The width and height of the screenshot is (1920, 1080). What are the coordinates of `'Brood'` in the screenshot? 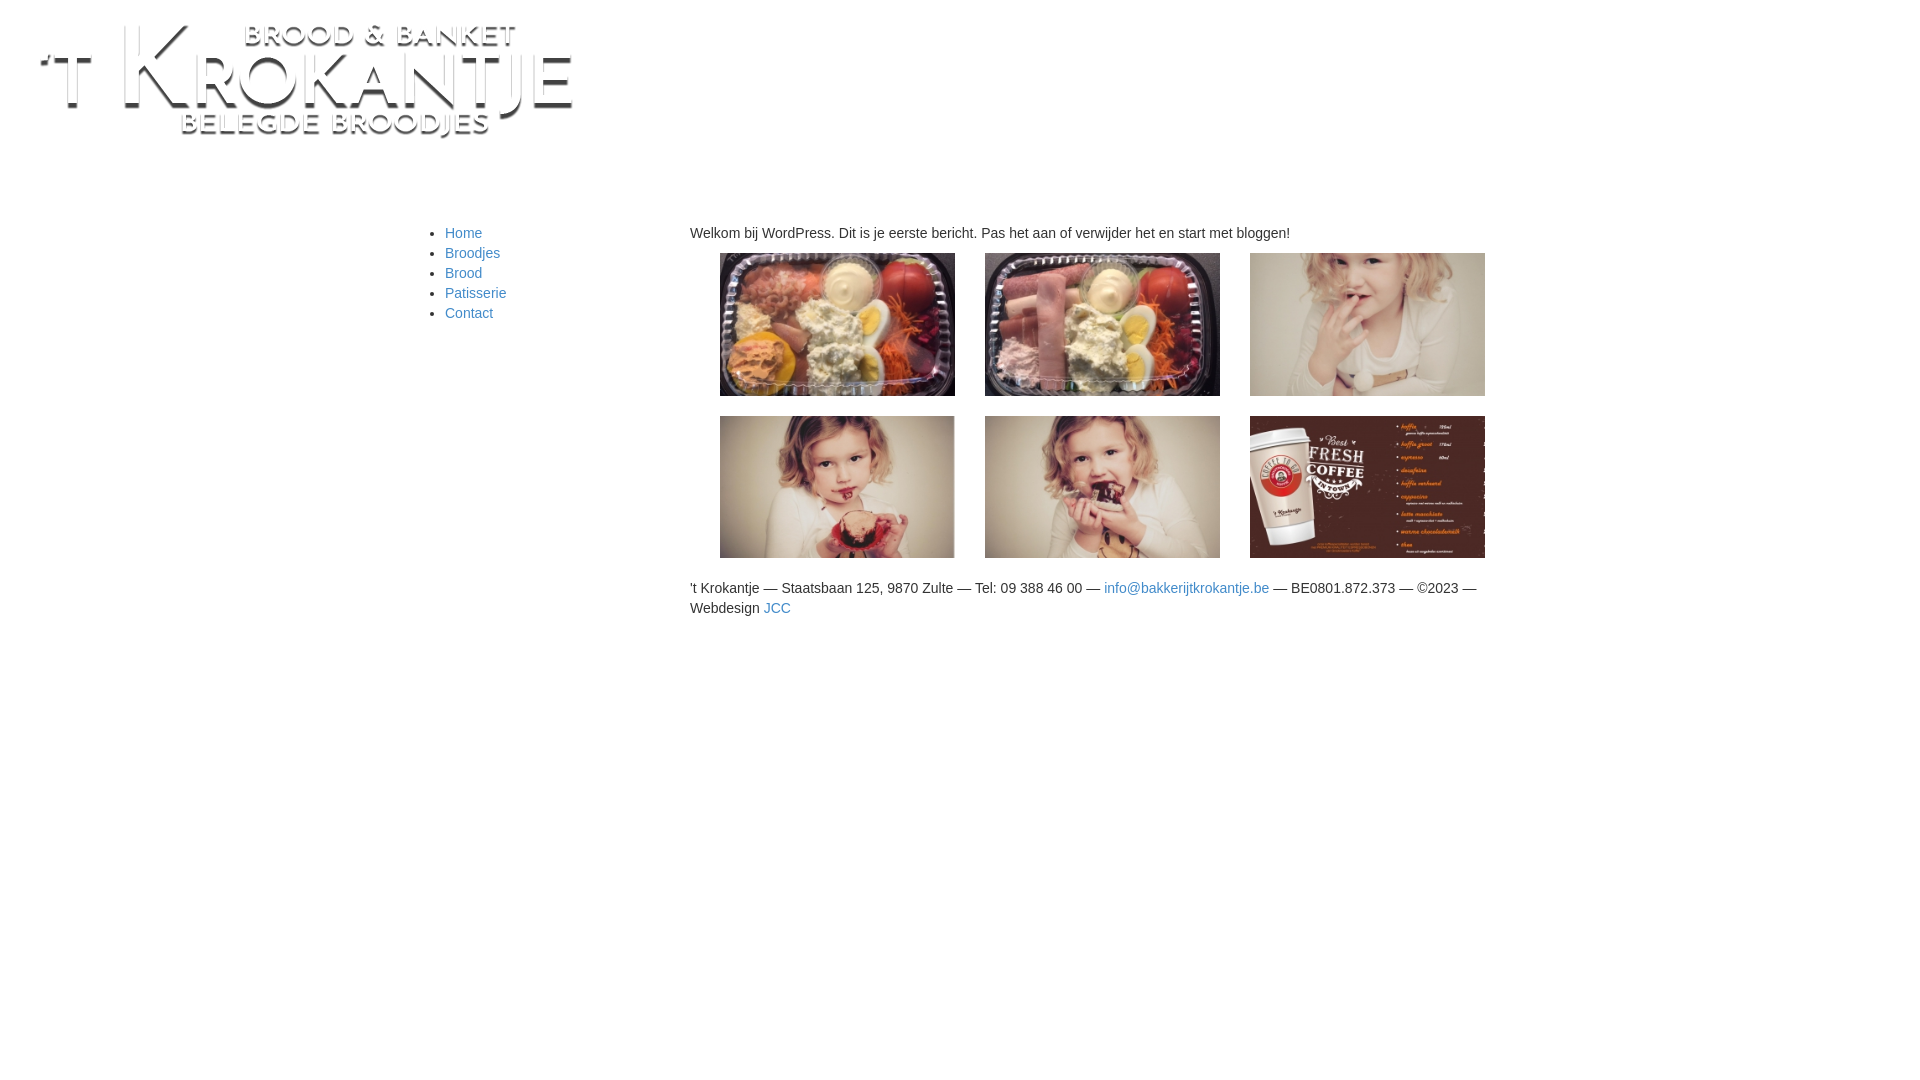 It's located at (462, 273).